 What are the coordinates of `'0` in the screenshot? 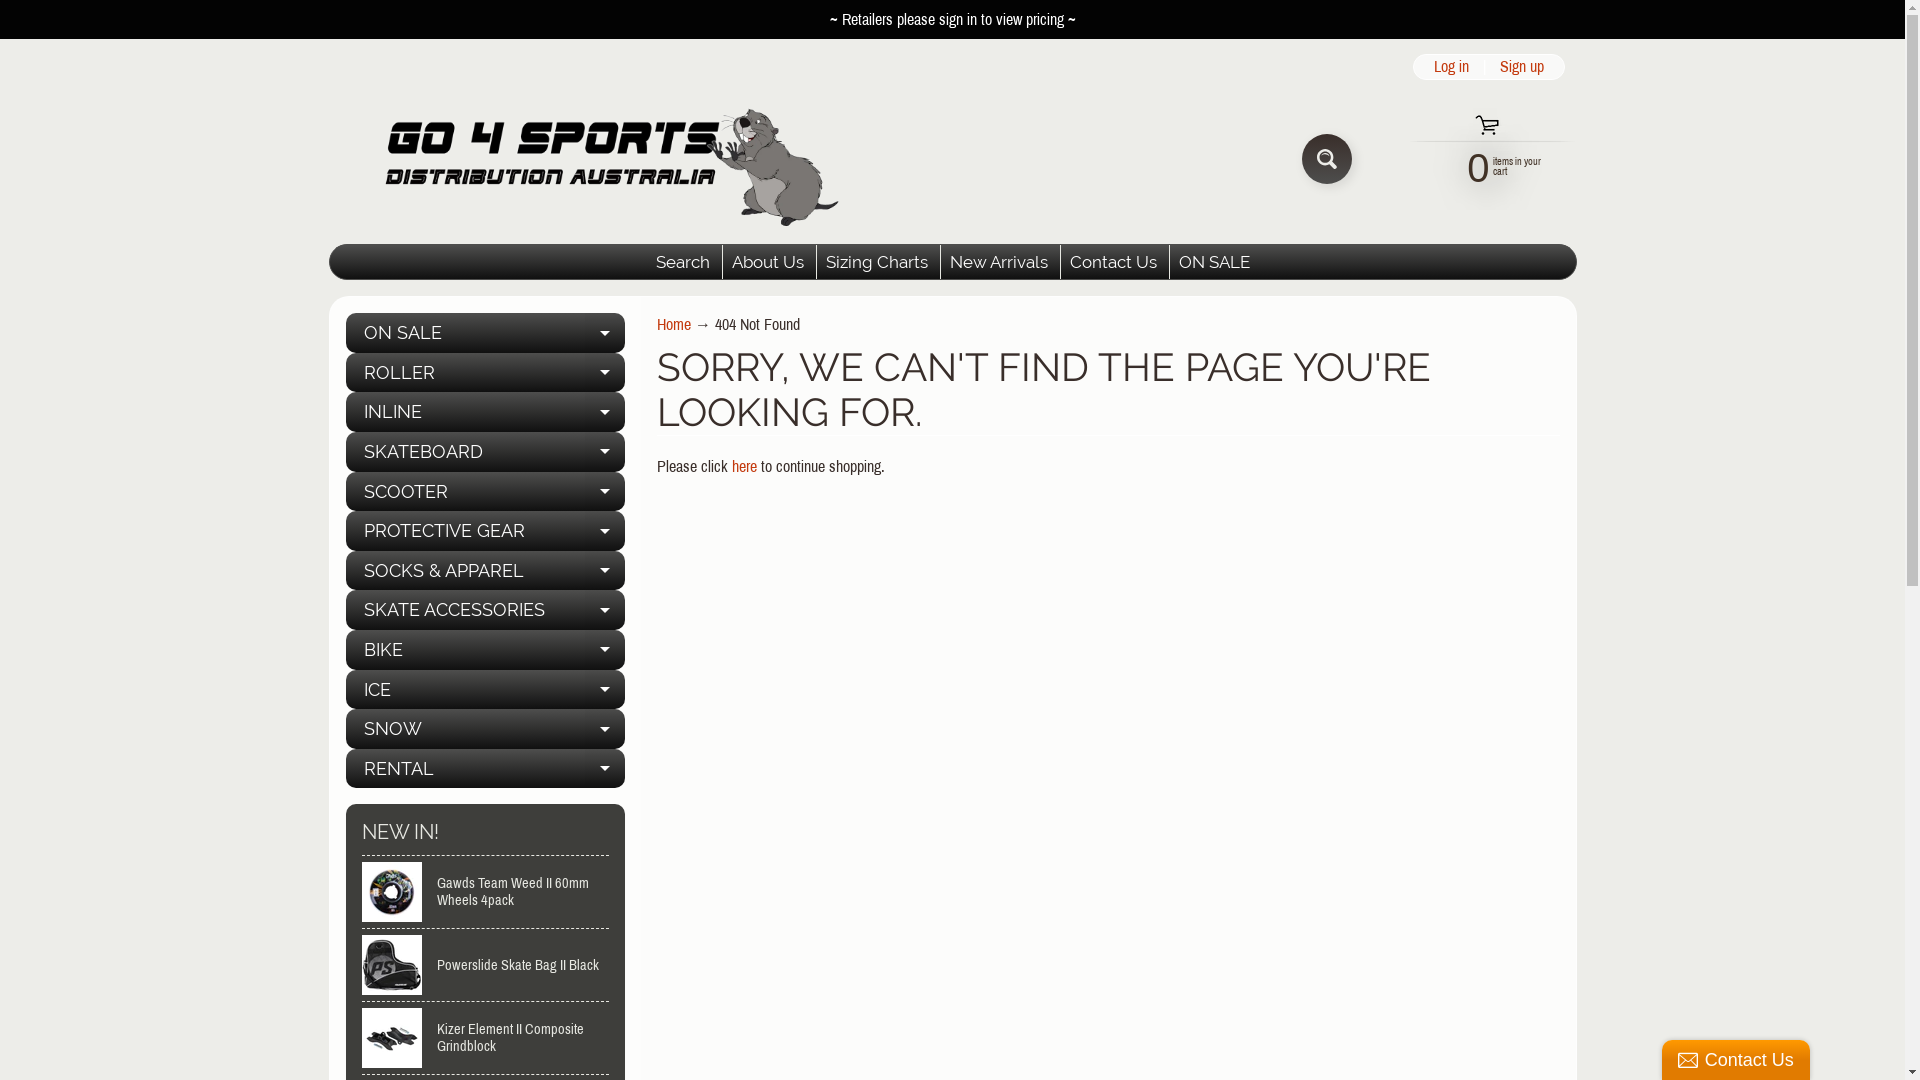 It's located at (1479, 164).